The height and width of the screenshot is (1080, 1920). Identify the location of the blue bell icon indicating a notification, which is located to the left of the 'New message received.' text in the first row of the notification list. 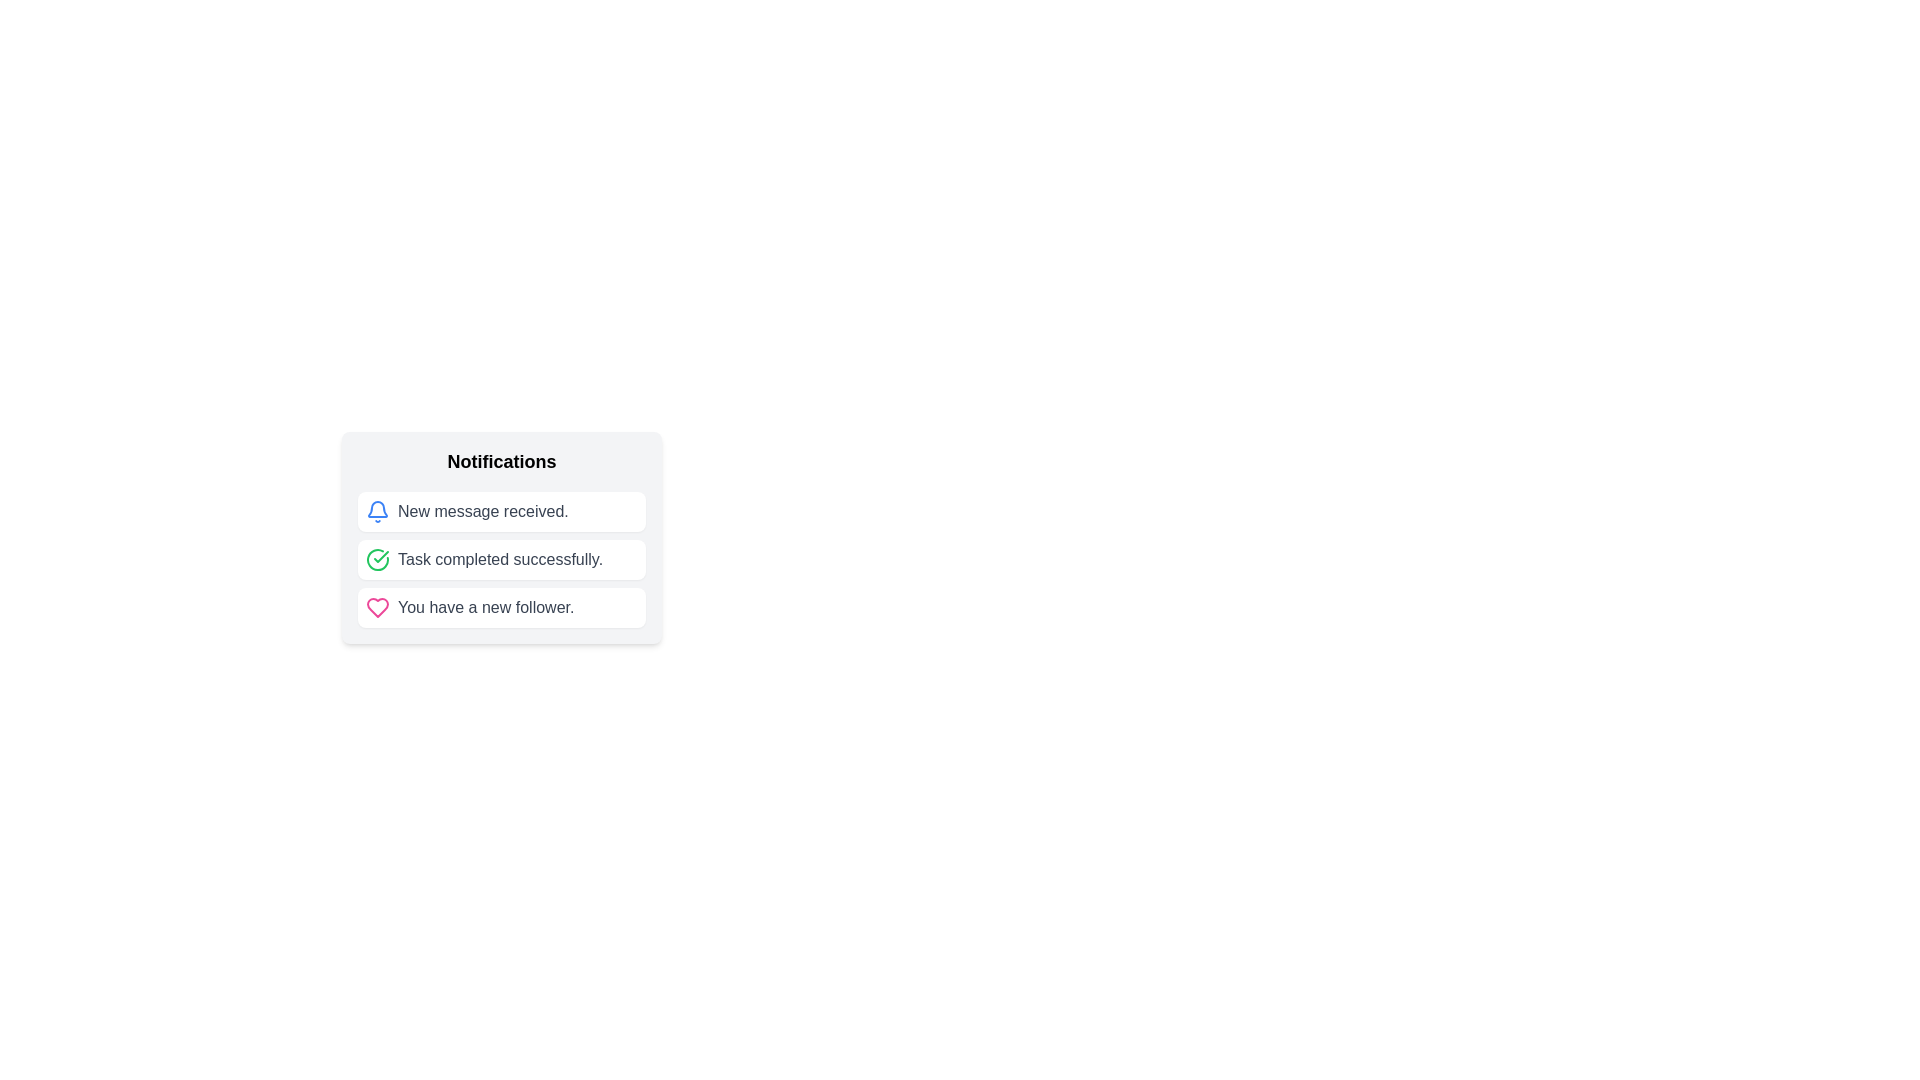
(378, 511).